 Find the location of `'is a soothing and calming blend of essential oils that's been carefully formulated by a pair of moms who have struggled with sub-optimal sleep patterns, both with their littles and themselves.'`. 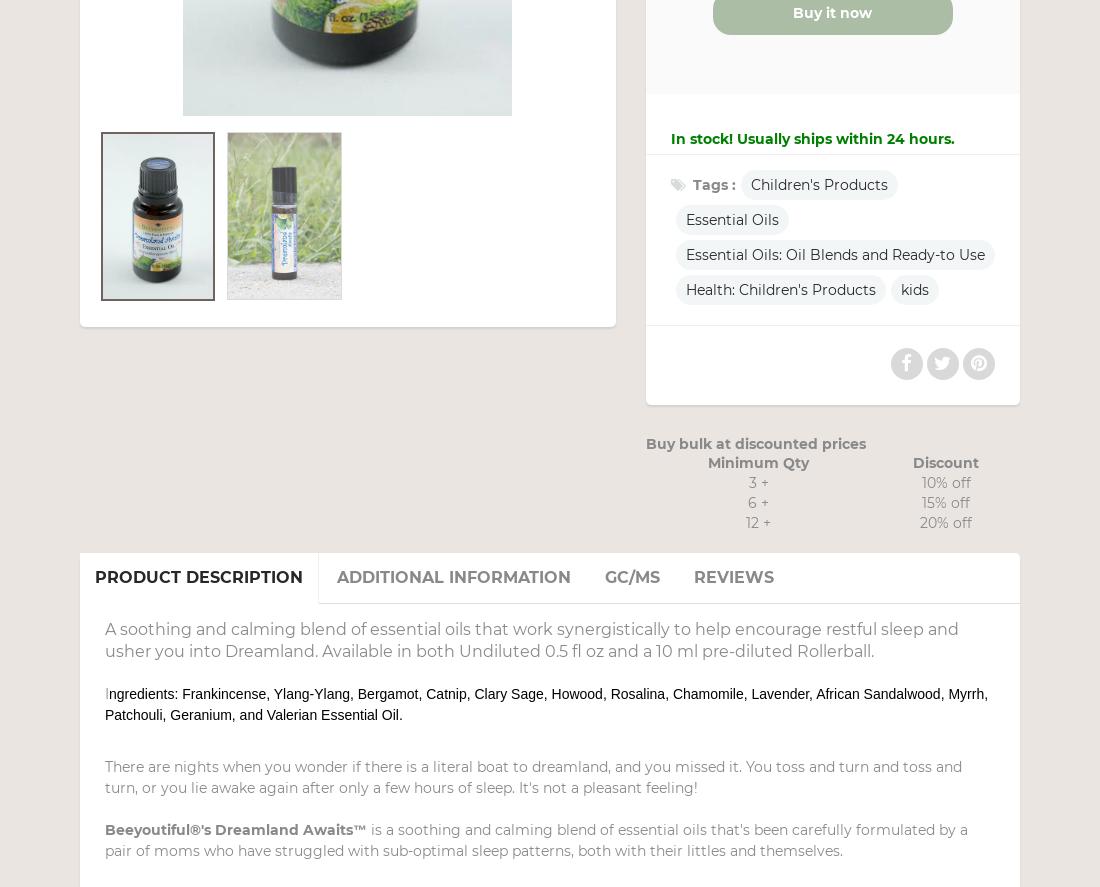

'is a soothing and calming blend of essential oils that's been carefully formulated by a pair of moms who have struggled with sub-optimal sleep patterns, both with their littles and themselves.' is located at coordinates (536, 839).